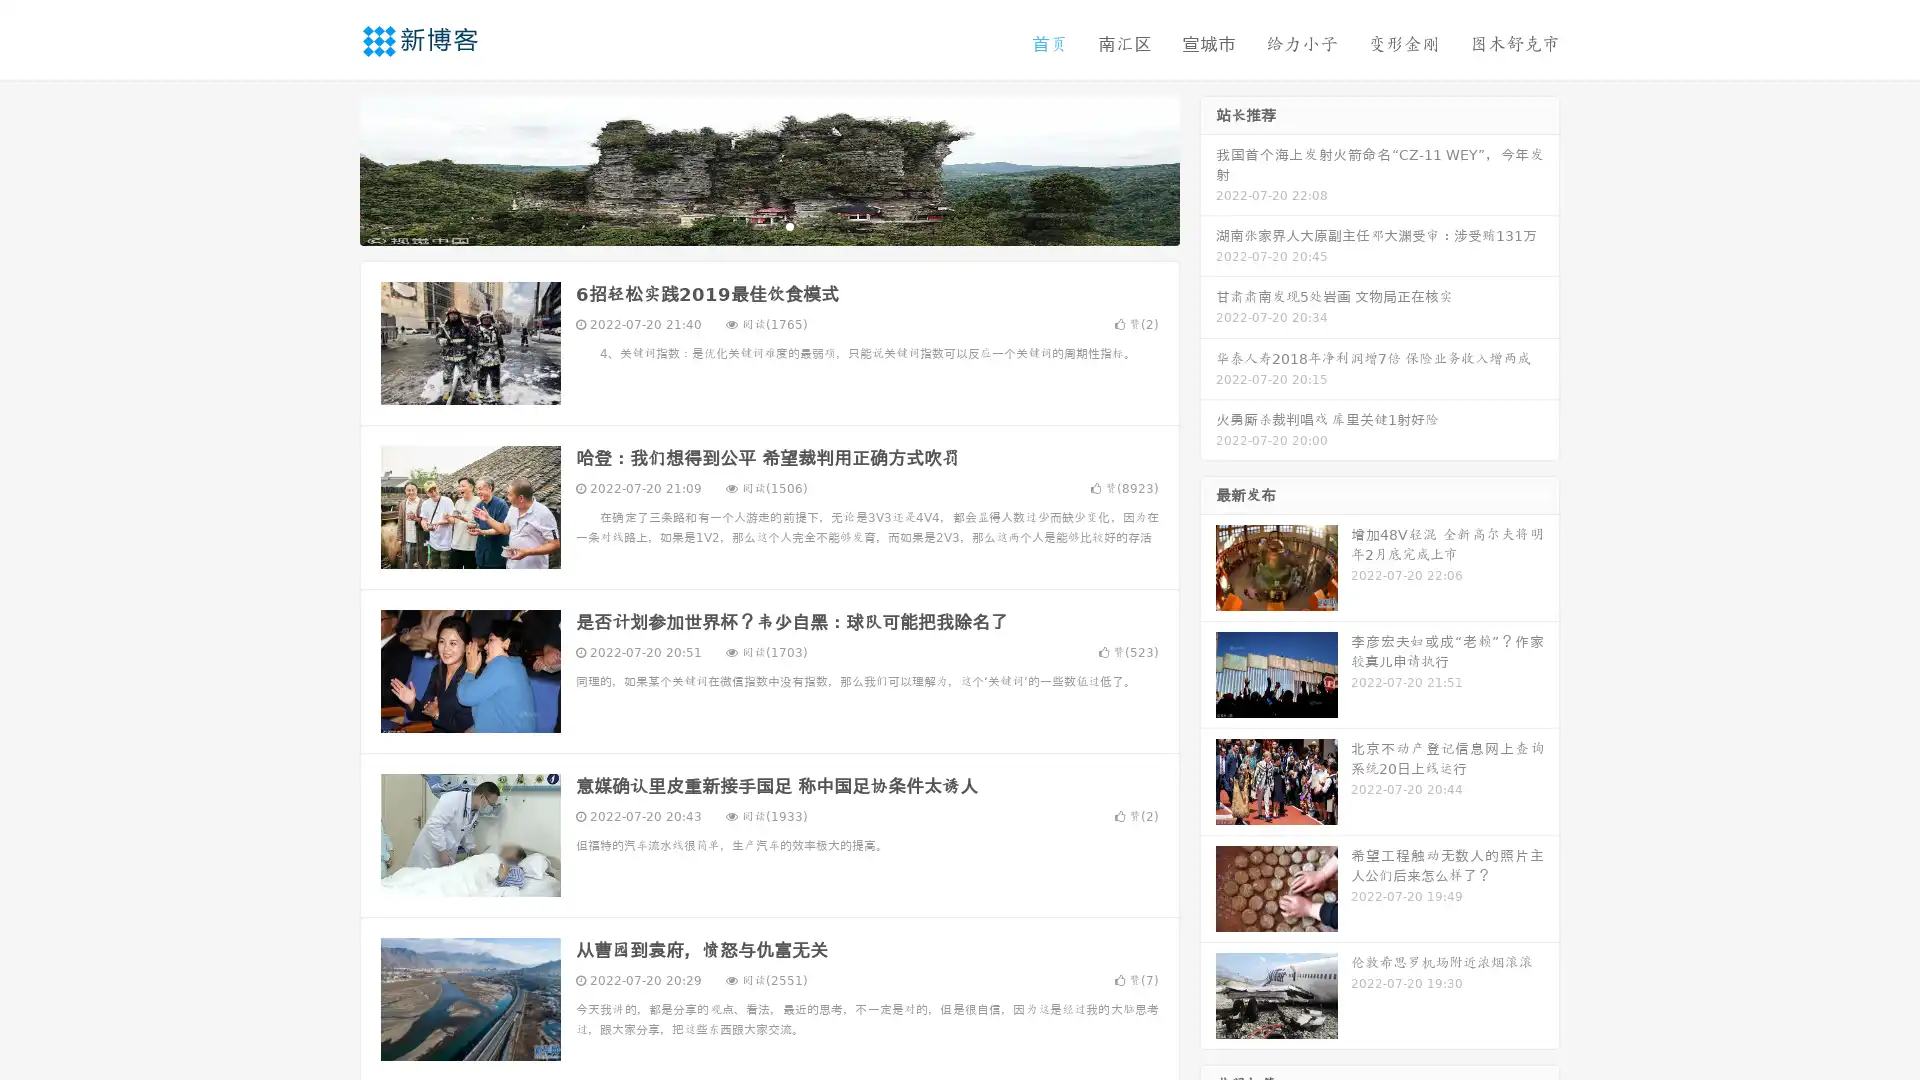 The height and width of the screenshot is (1080, 1920). Describe the element at coordinates (1208, 168) in the screenshot. I see `Next slide` at that location.